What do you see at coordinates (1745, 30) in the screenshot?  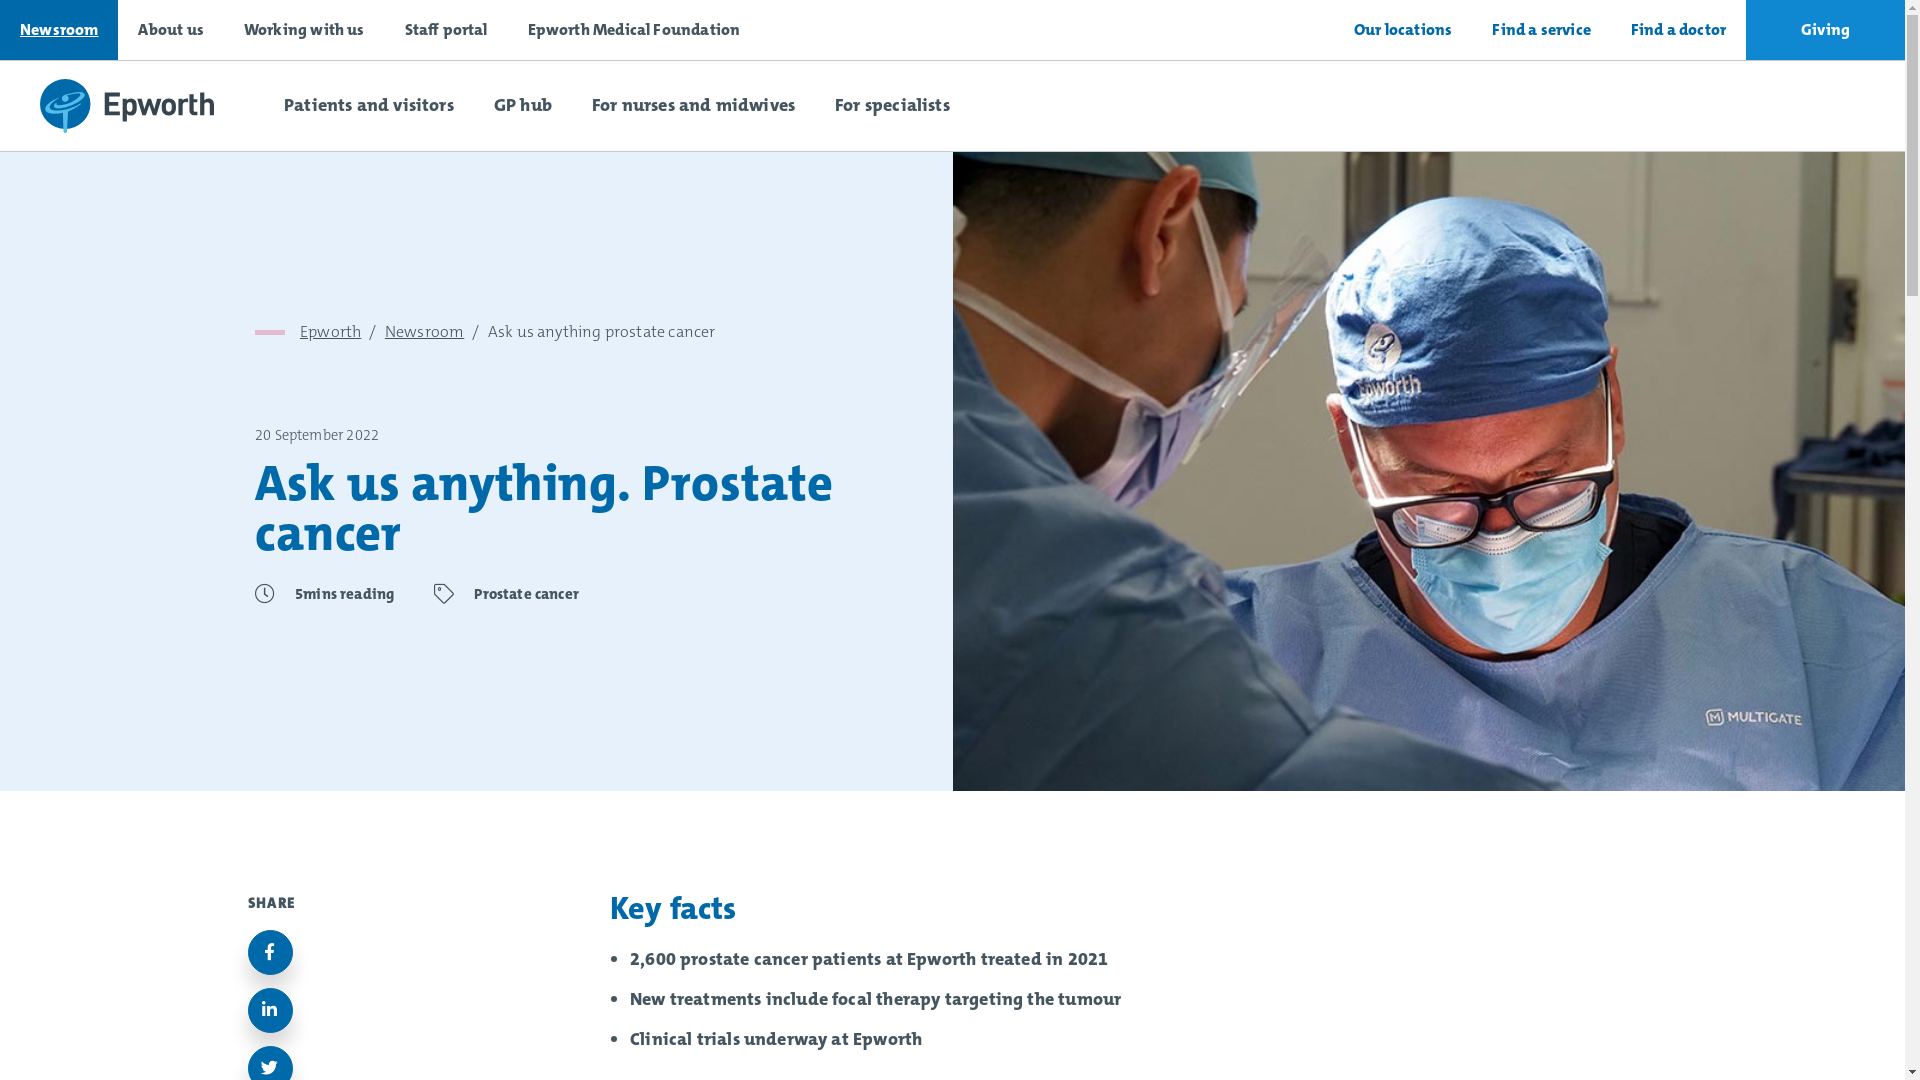 I see `'Giving'` at bounding box center [1745, 30].